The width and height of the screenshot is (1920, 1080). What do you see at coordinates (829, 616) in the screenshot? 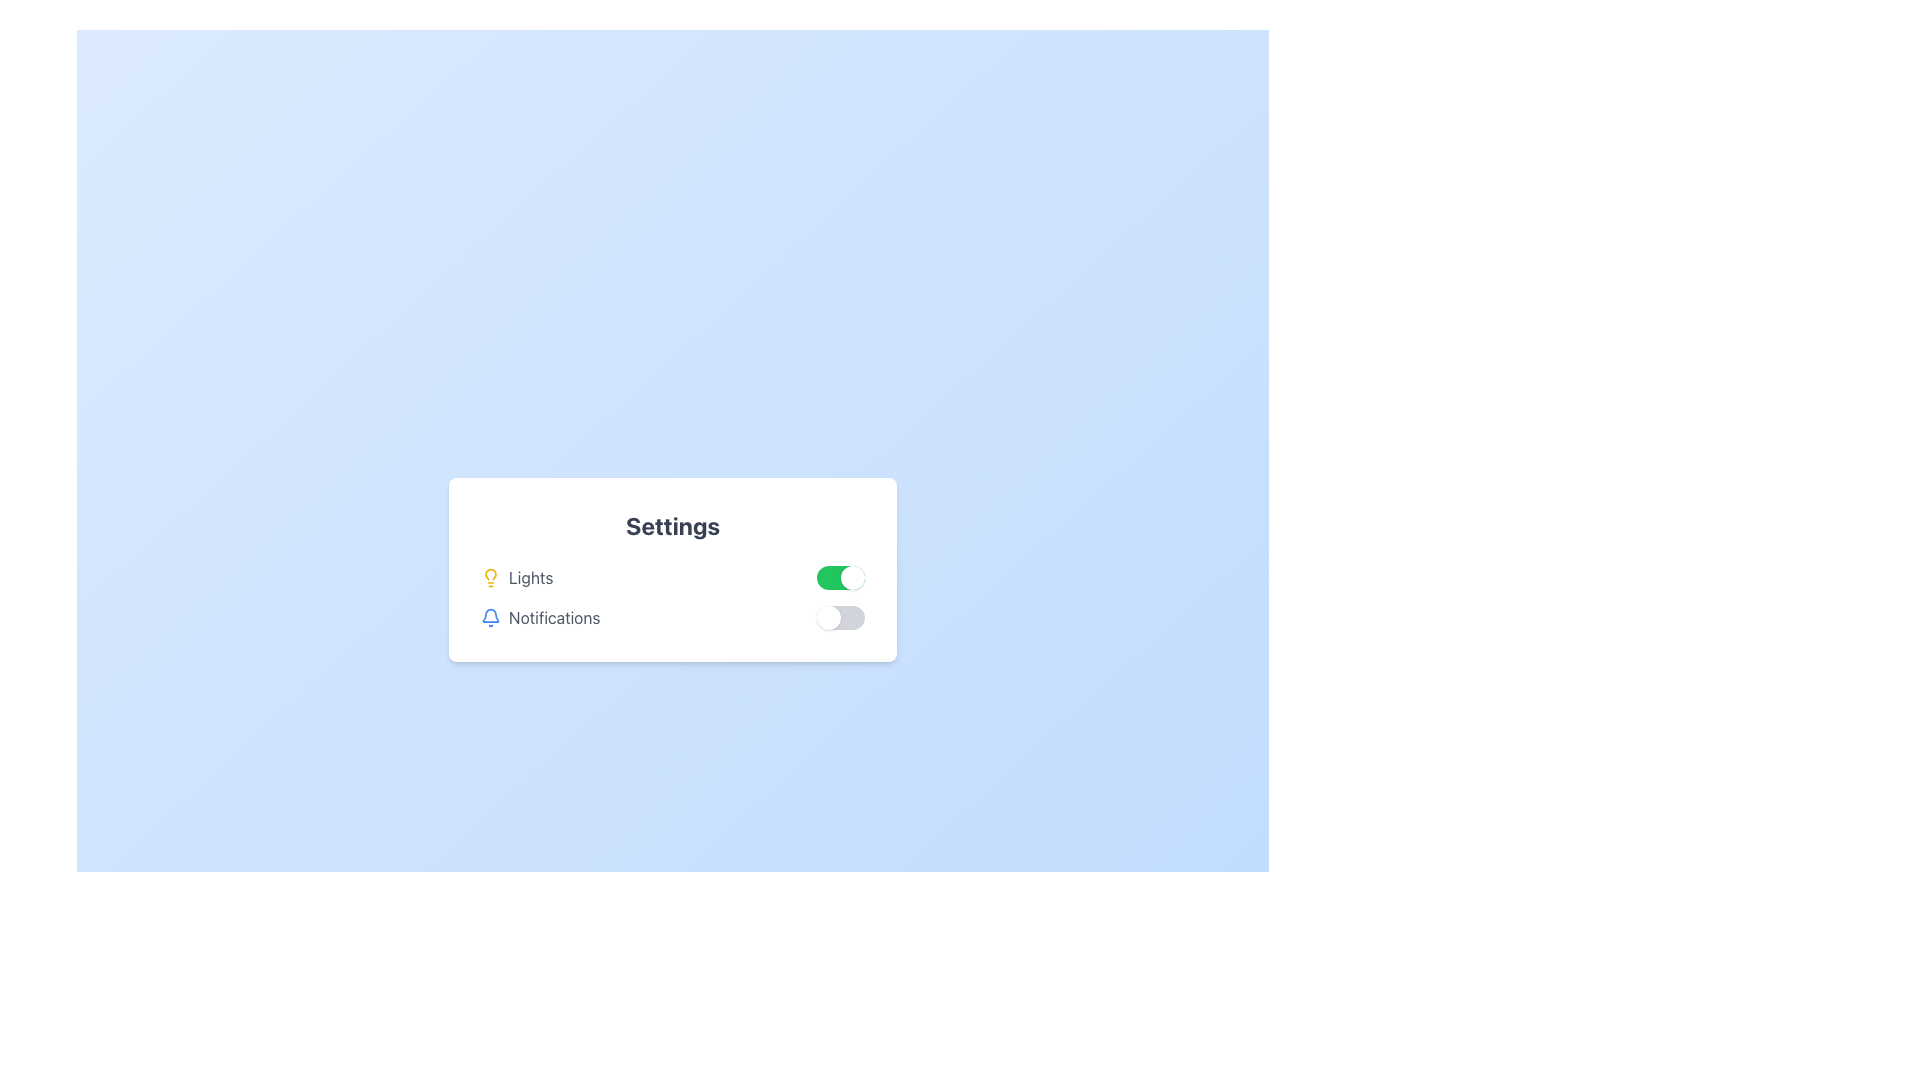
I see `the toggle indicator for the 'Notifications' switch` at bounding box center [829, 616].